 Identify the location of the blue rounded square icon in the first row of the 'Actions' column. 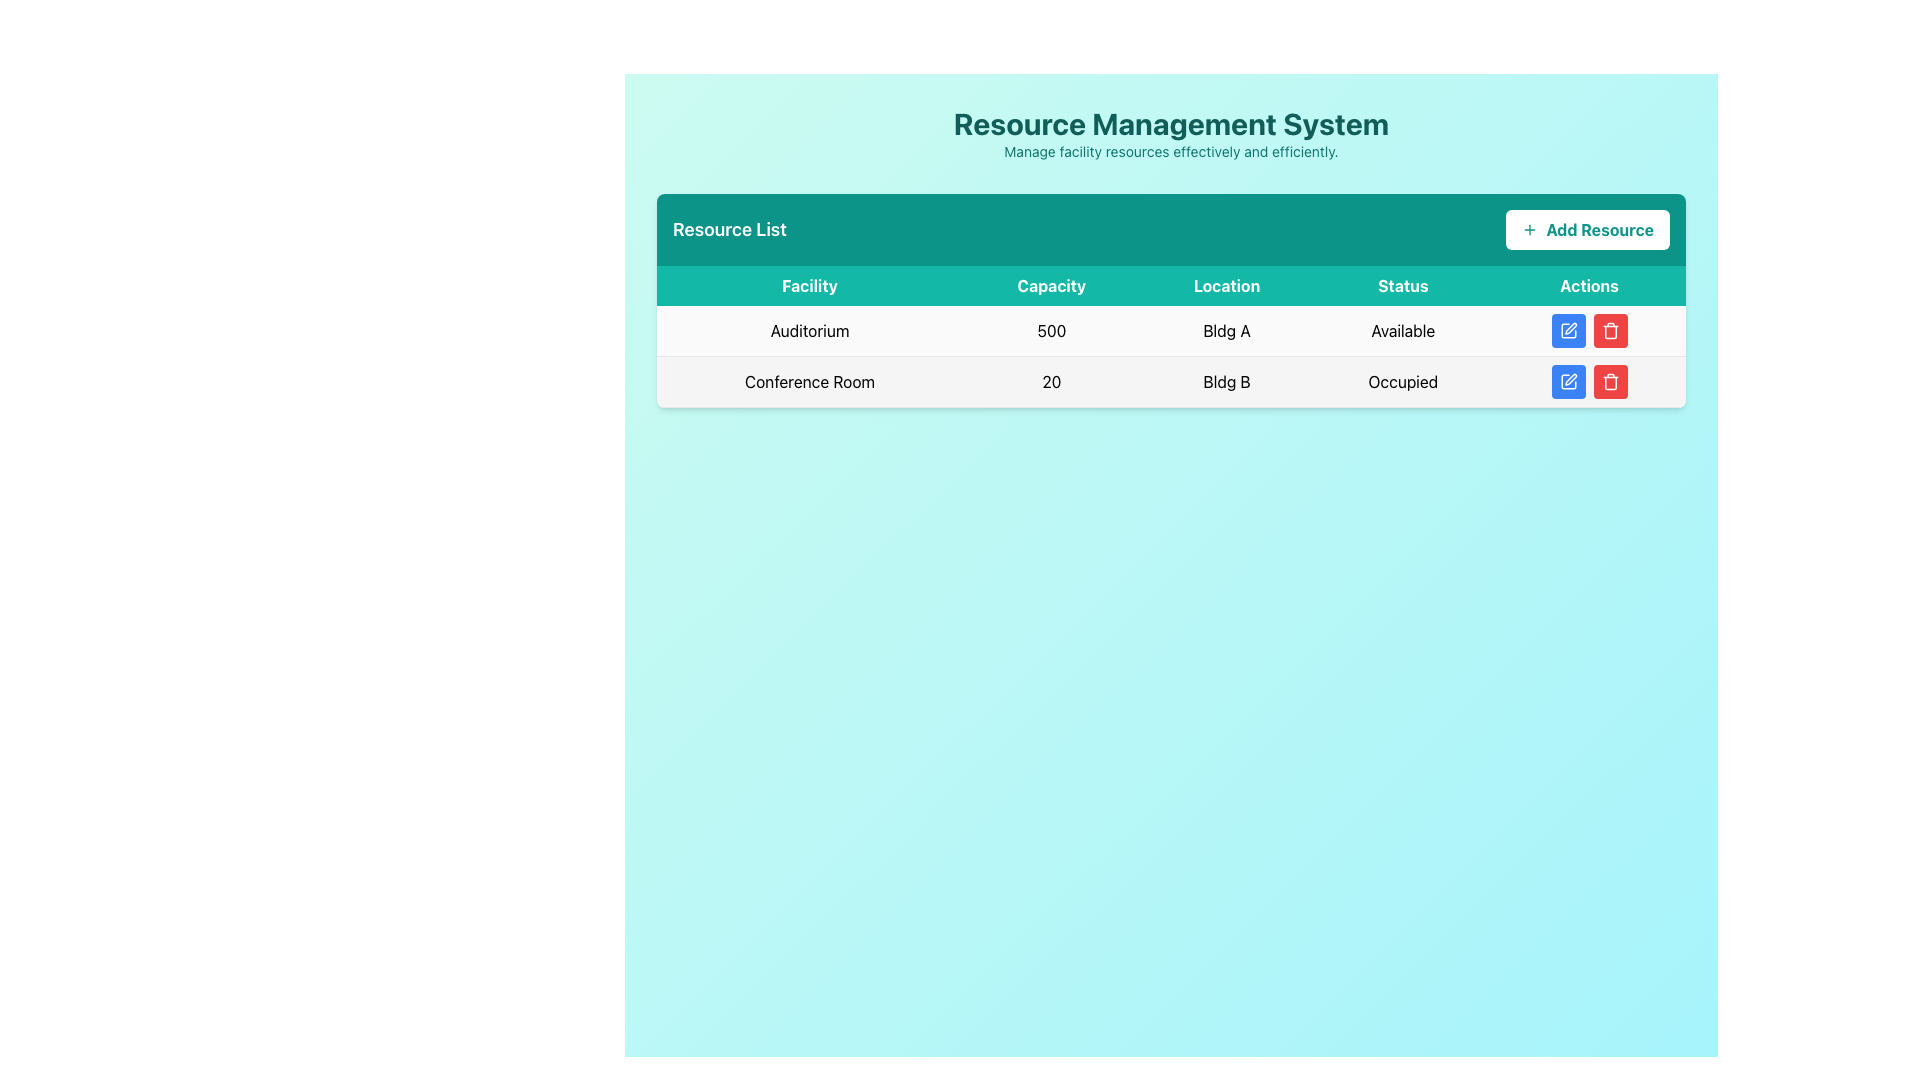
(1567, 330).